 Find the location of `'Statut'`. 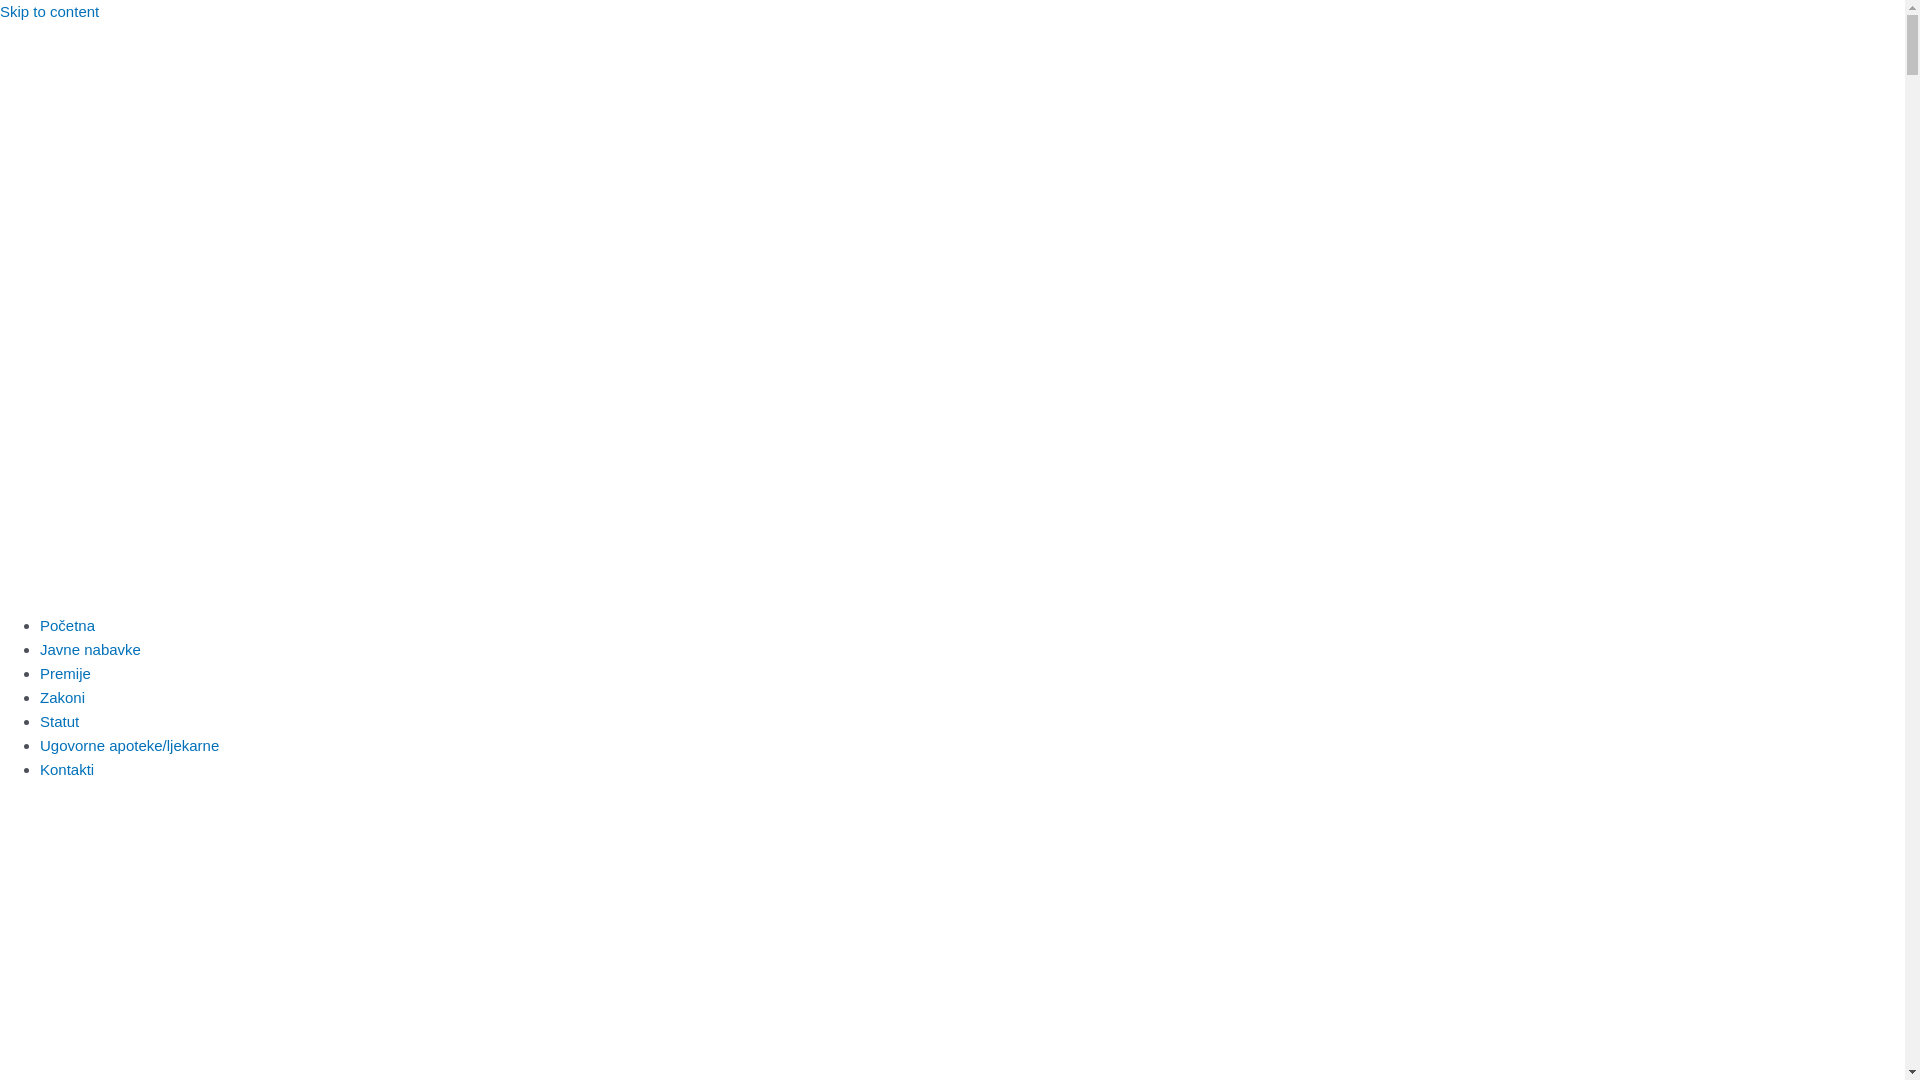

'Statut' is located at coordinates (59, 721).